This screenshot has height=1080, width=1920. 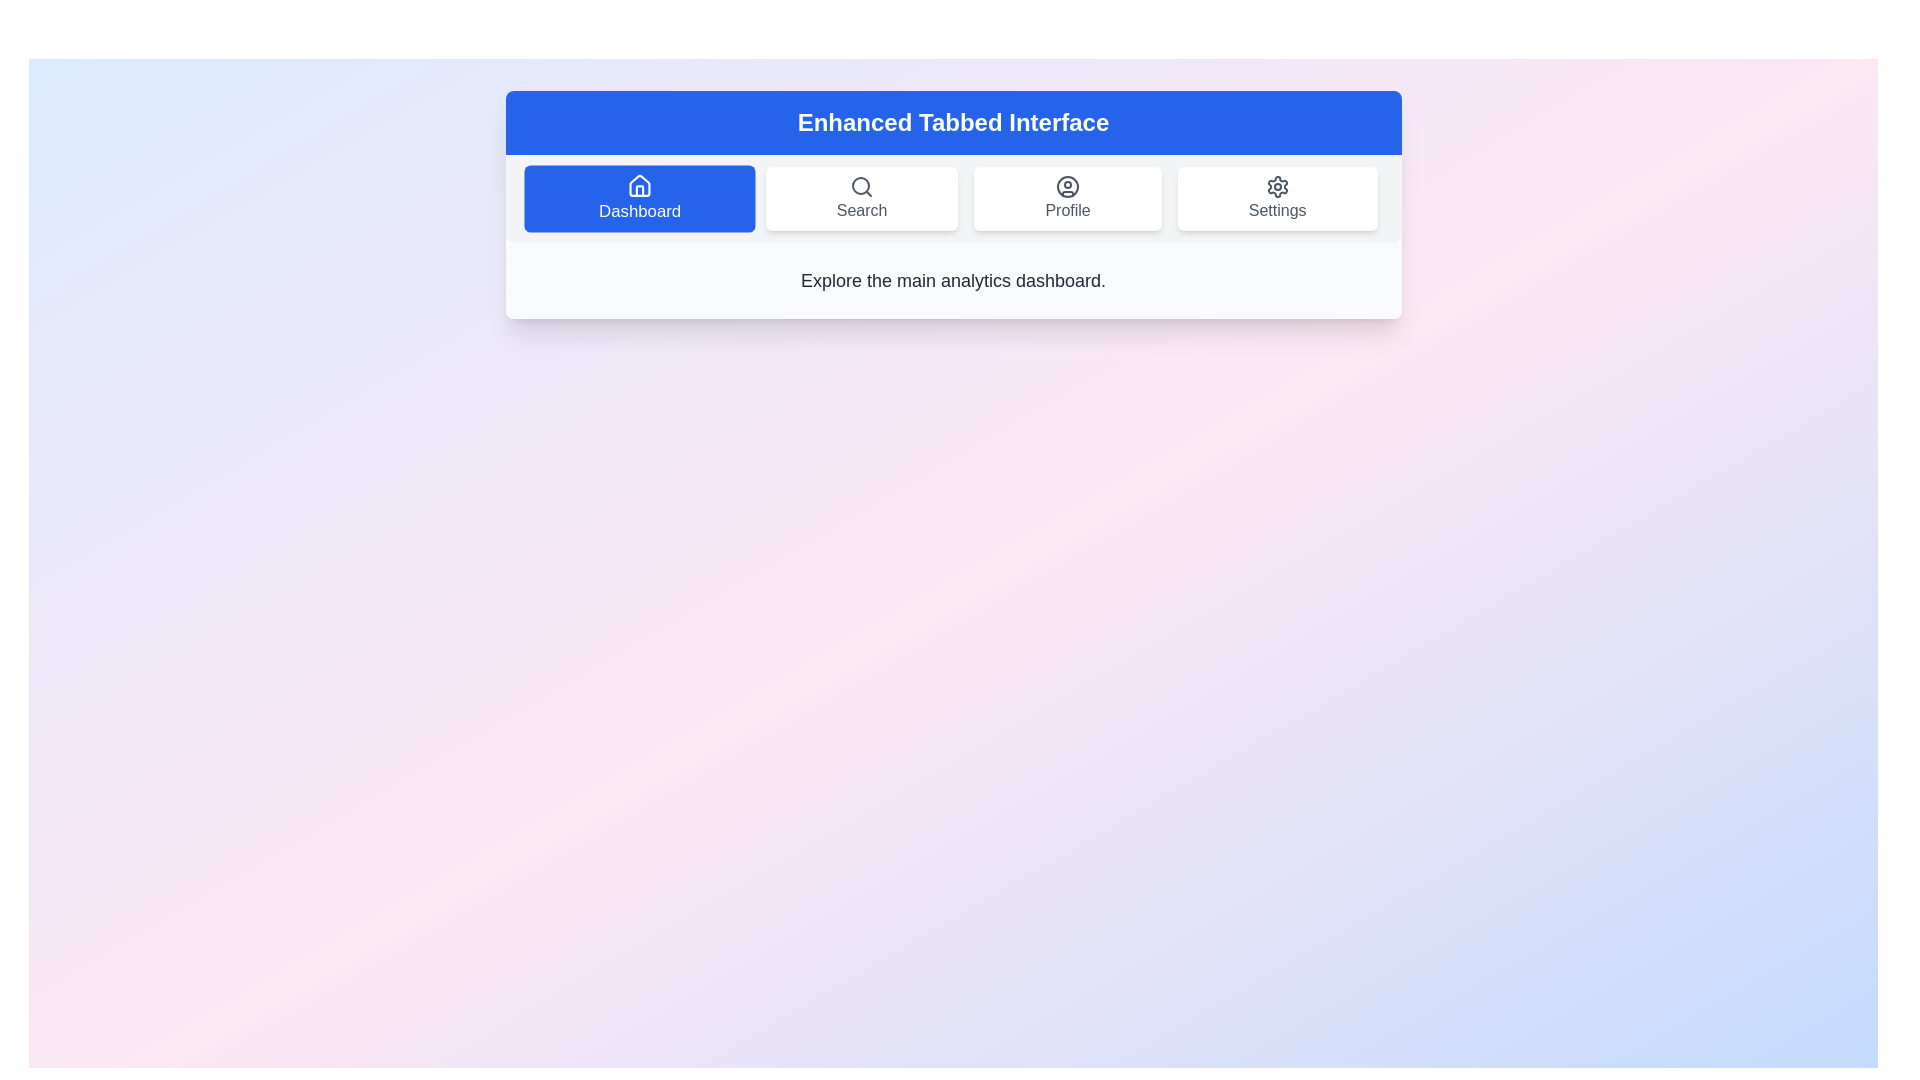 I want to click on the house icon in the navigation bar labeled 'Dashboard', so click(x=638, y=185).